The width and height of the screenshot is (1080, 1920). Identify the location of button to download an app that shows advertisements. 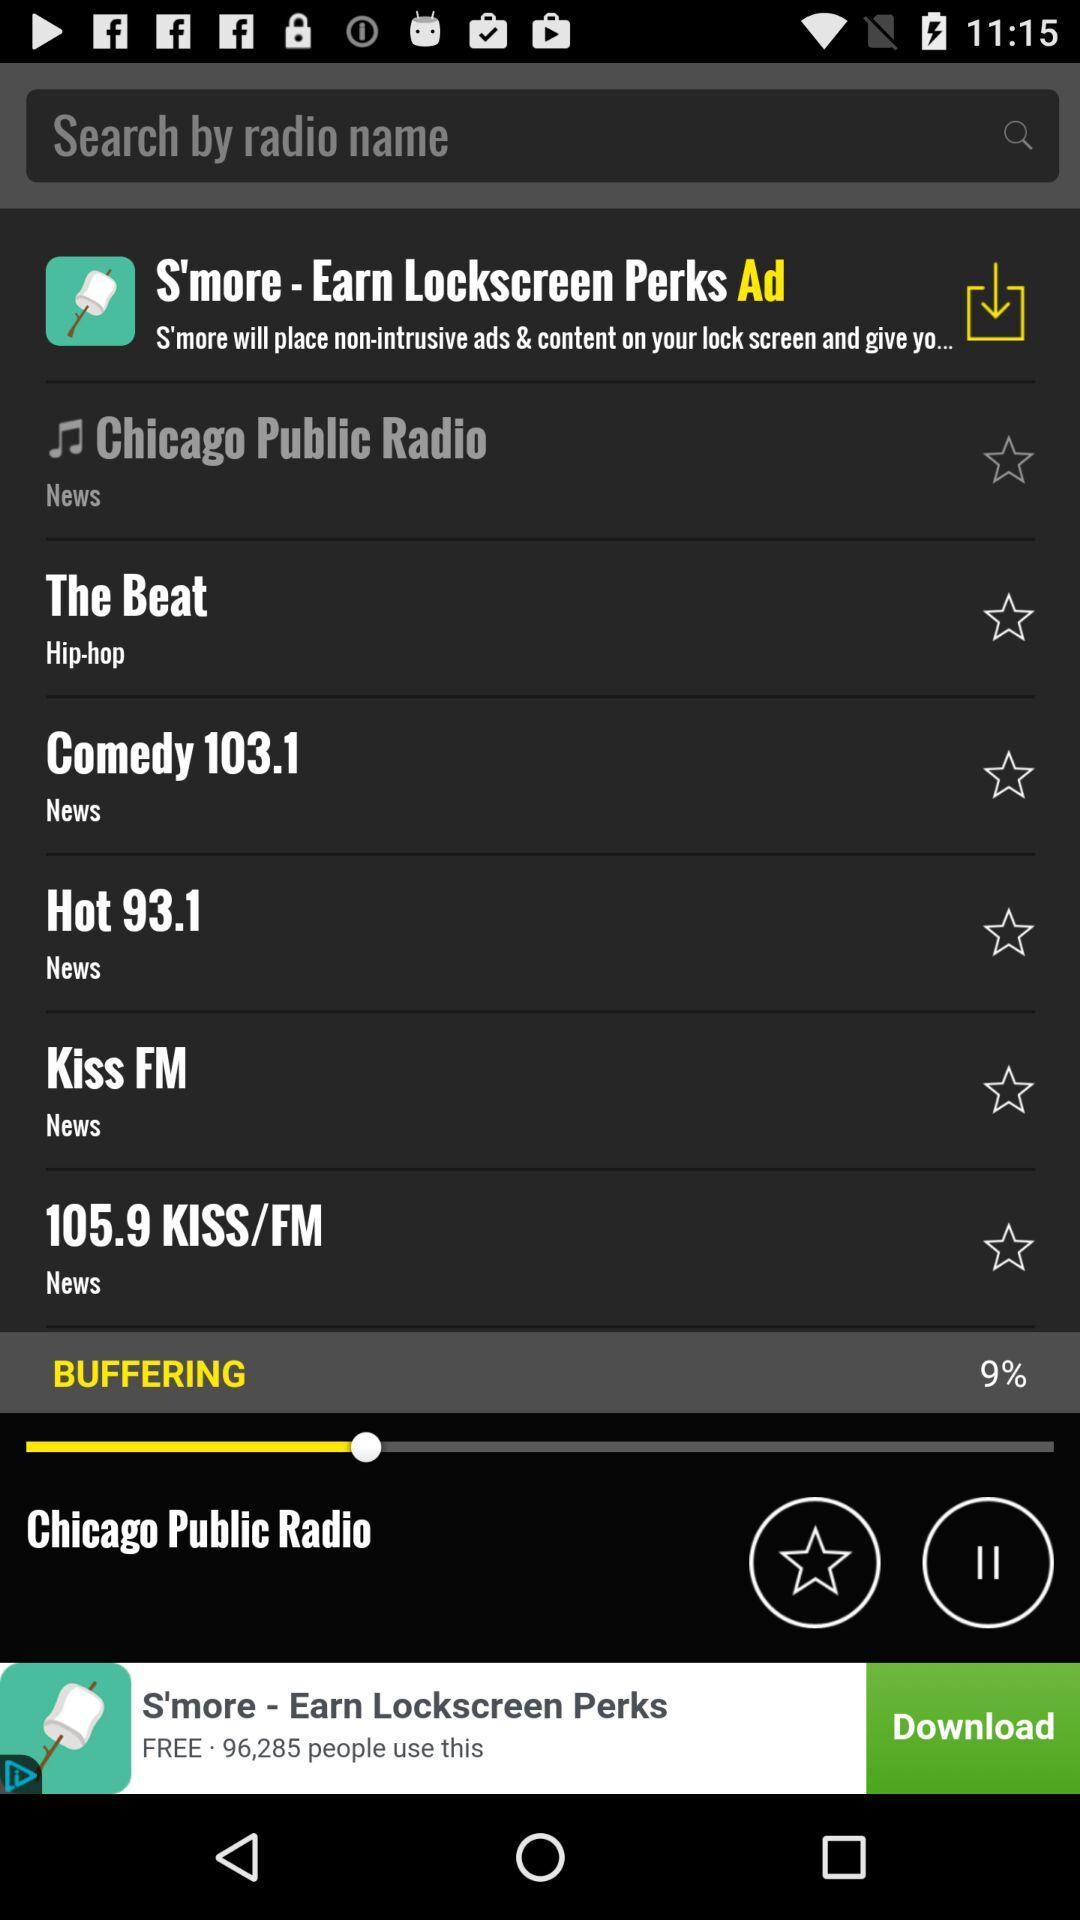
(90, 300).